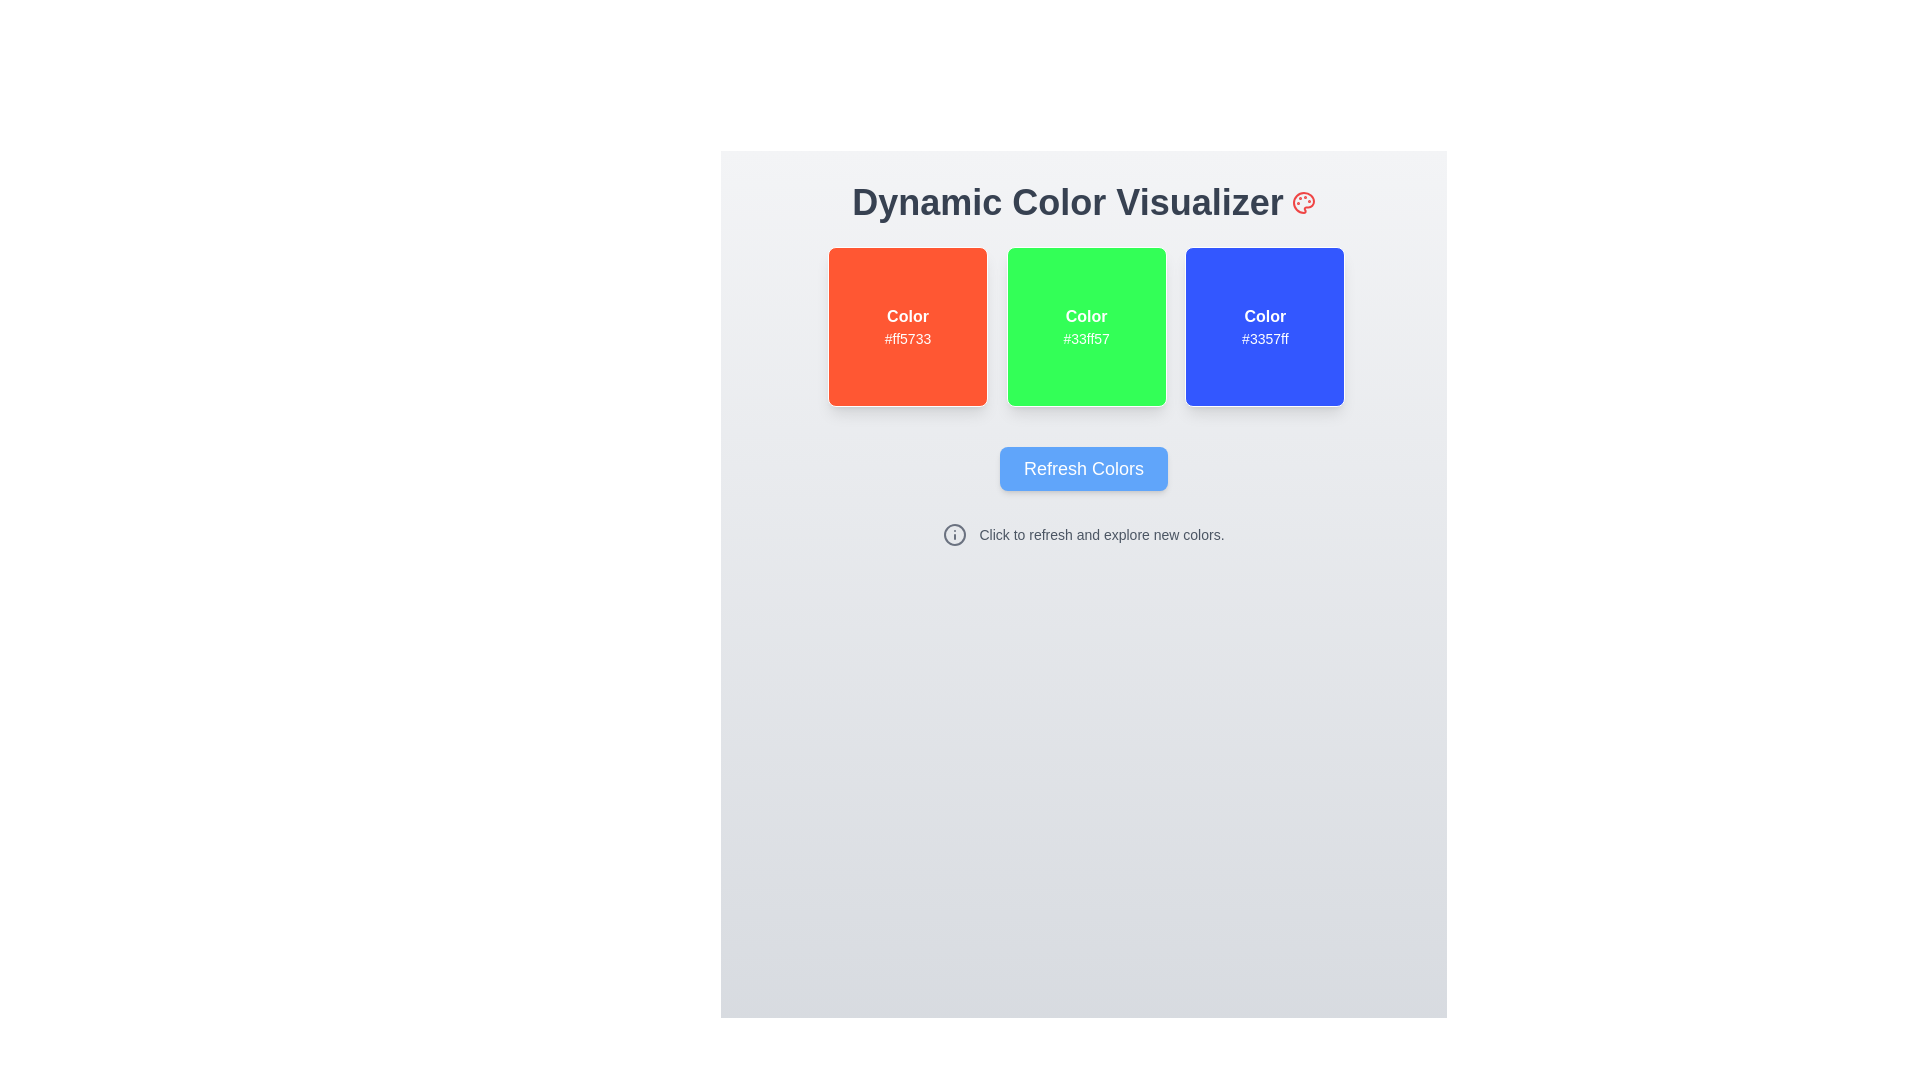 The image size is (1920, 1080). What do you see at coordinates (1083, 326) in the screenshot?
I see `the center of the Composite component containing colored tiles and labels located below the title 'Dynamic Color Visualizer'` at bounding box center [1083, 326].